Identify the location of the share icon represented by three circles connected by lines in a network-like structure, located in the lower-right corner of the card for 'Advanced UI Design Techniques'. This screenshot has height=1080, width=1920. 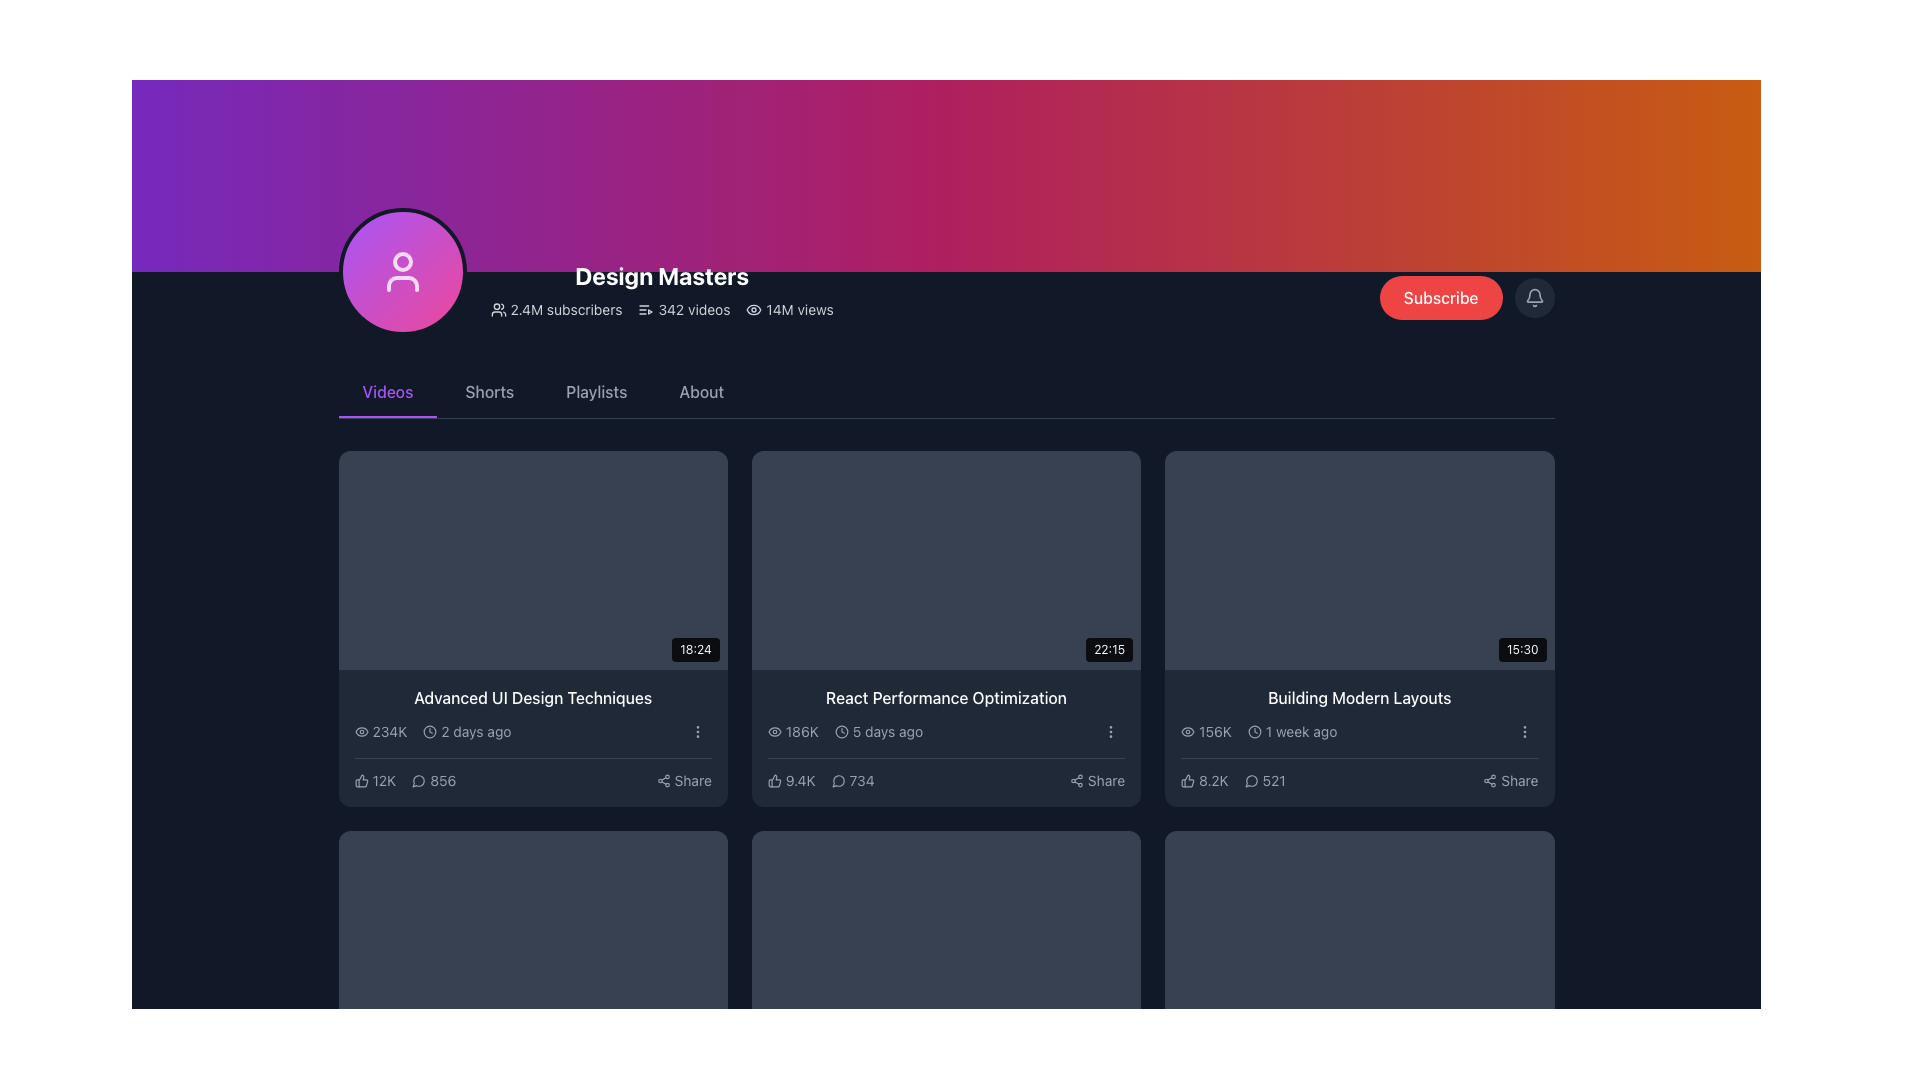
(663, 779).